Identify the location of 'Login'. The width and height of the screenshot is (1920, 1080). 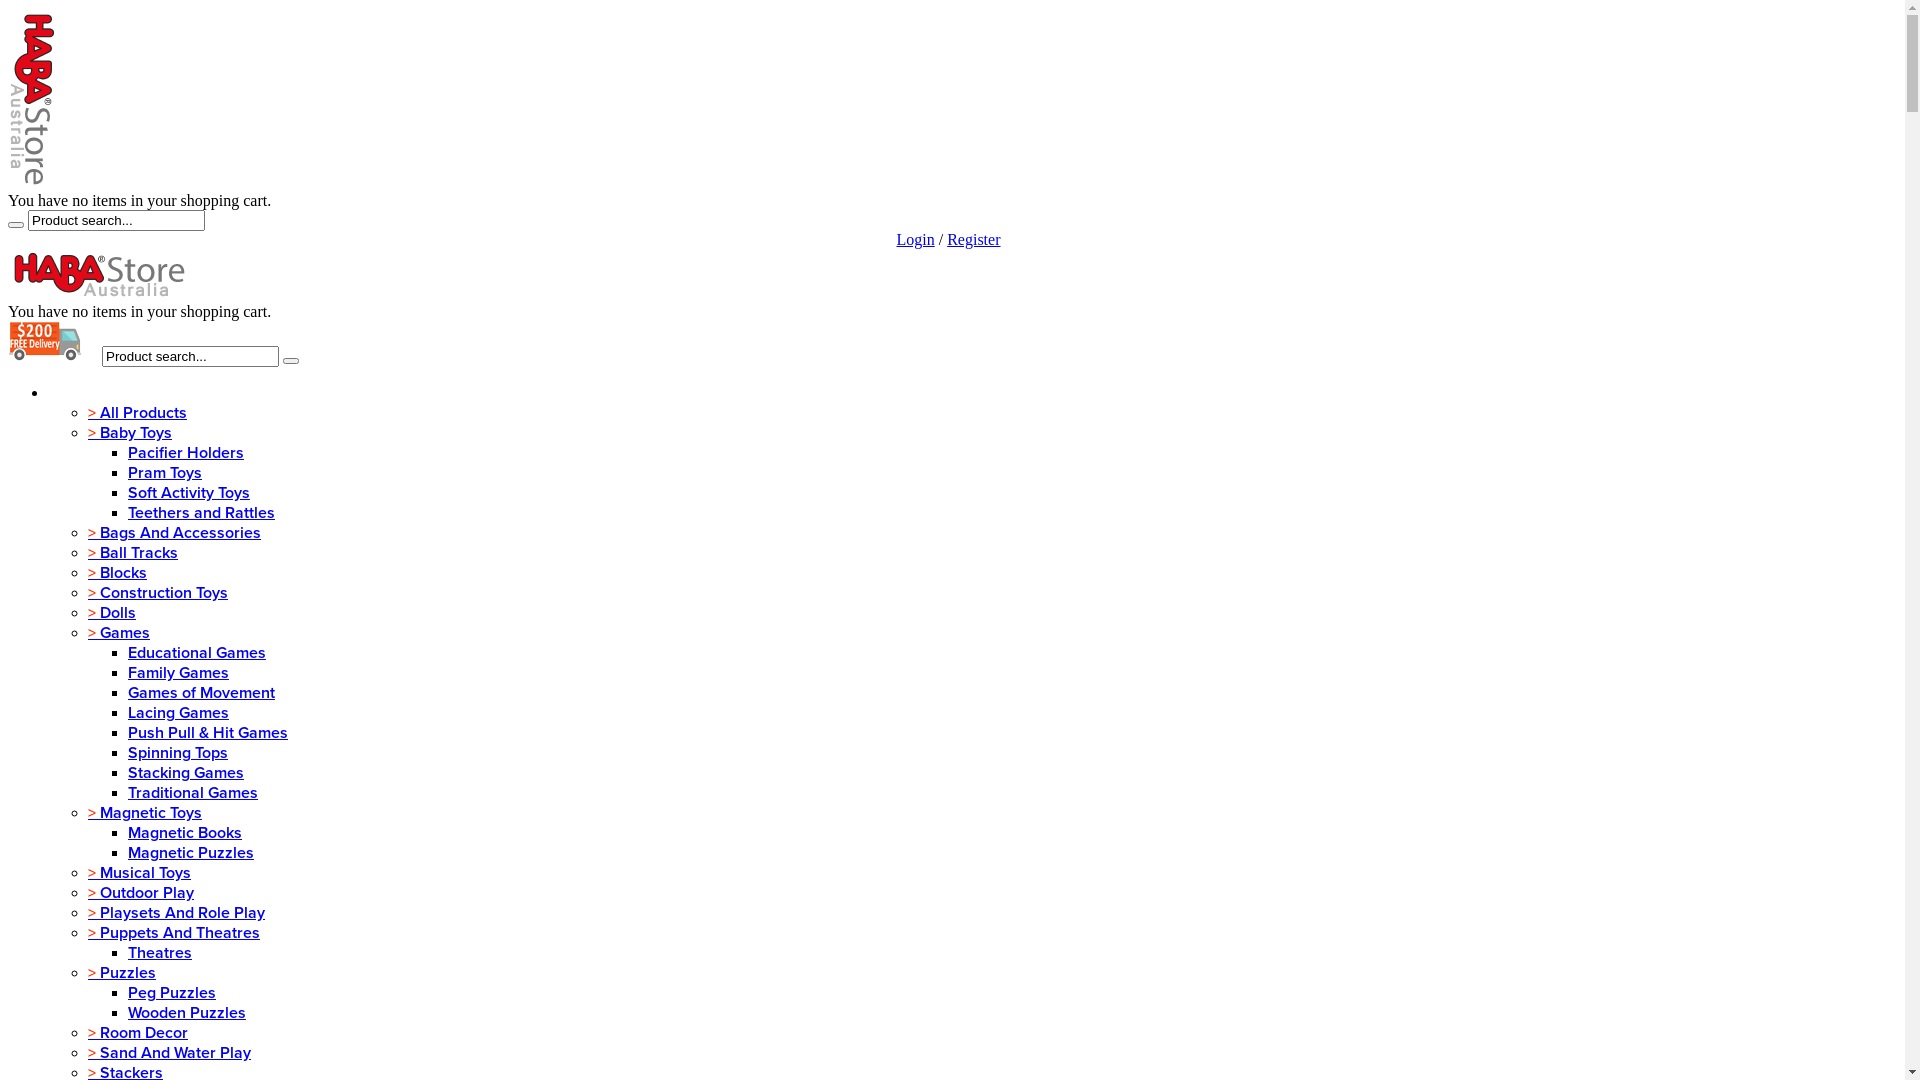
(914, 238).